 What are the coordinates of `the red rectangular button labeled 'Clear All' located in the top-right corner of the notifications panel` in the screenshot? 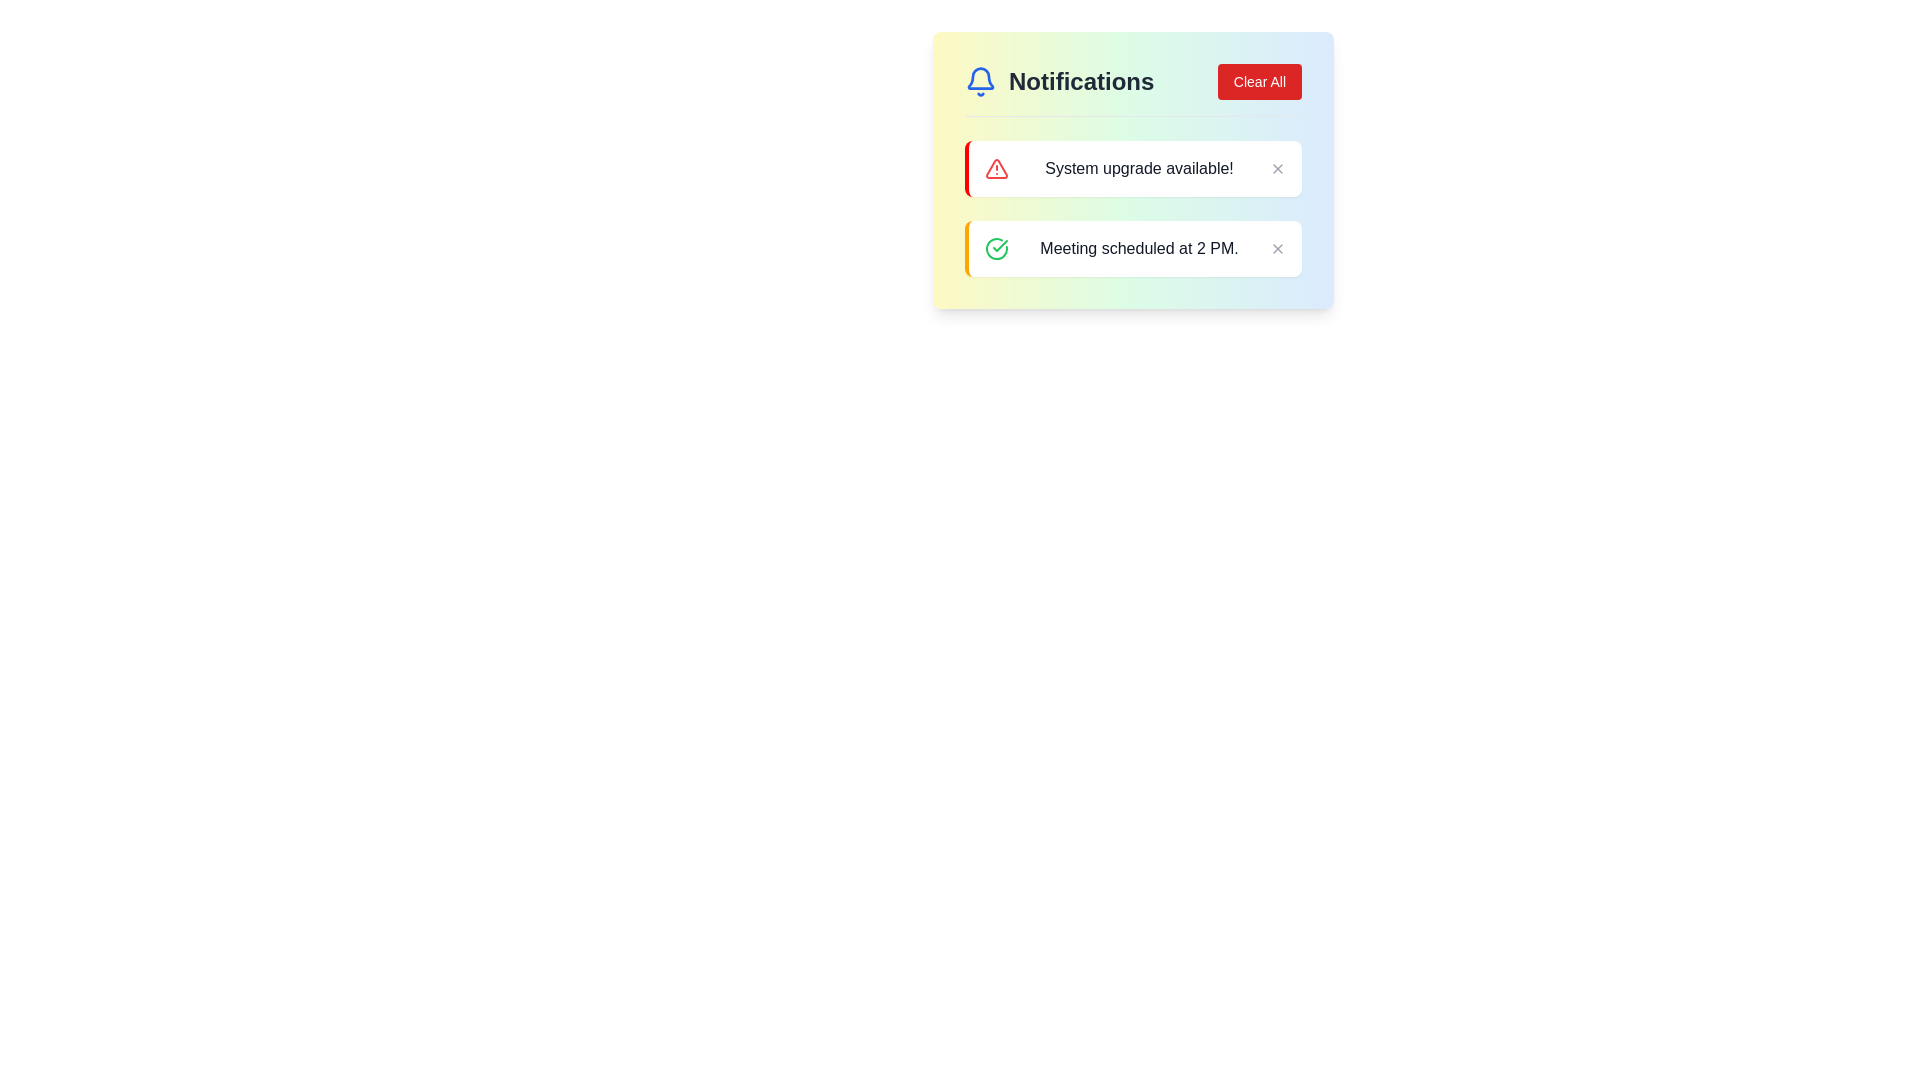 It's located at (1258, 80).